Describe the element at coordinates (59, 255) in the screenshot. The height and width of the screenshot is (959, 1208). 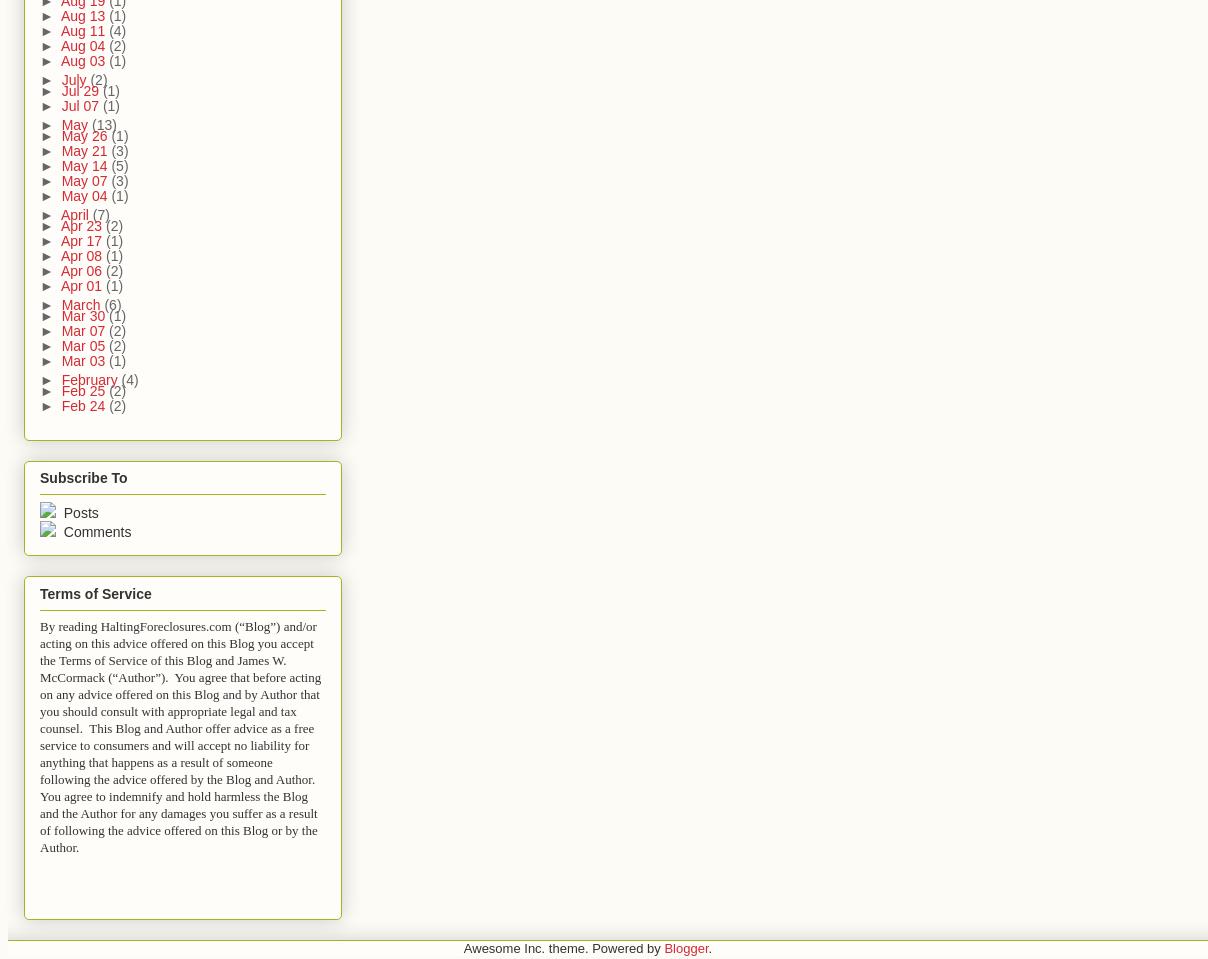
I see `'Apr 08'` at that location.